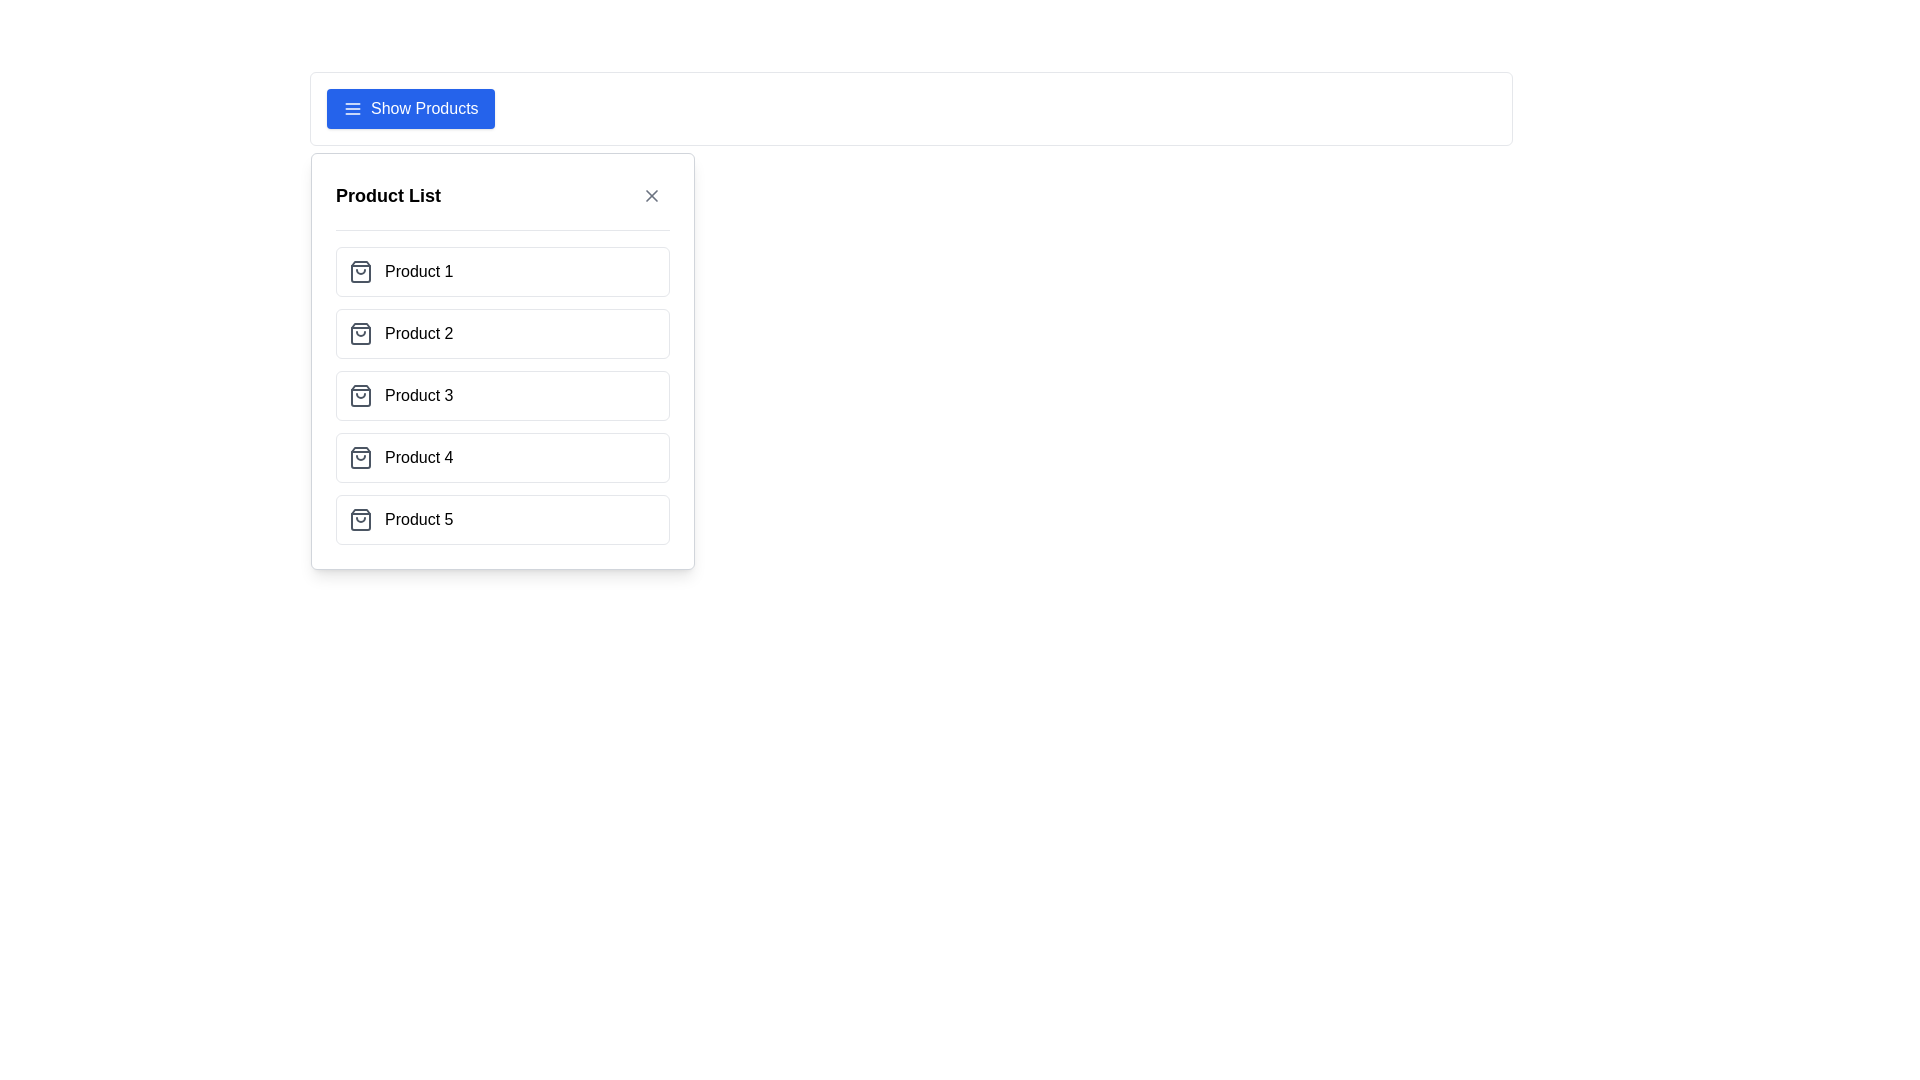  What do you see at coordinates (503, 361) in the screenshot?
I see `the second item` at bounding box center [503, 361].